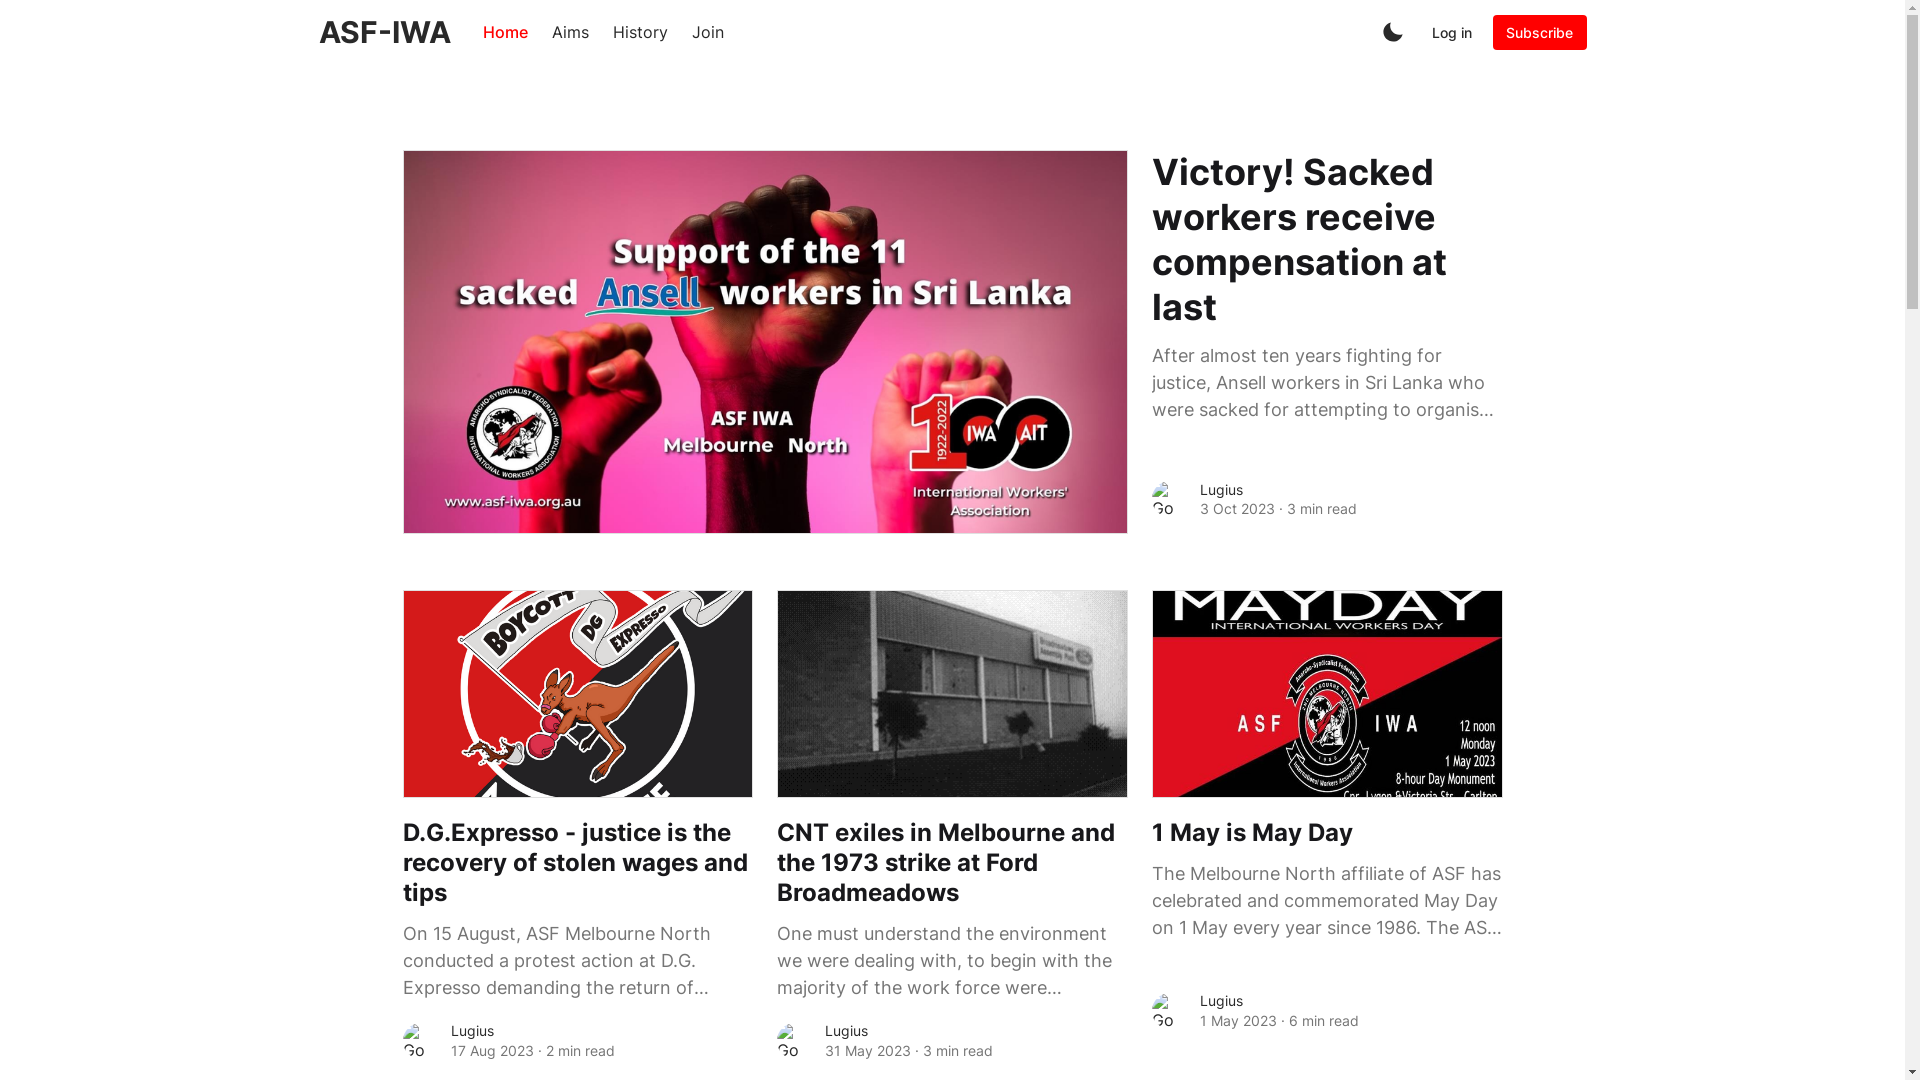  I want to click on 'Go to the profile of Lugius', so click(776, 1040).